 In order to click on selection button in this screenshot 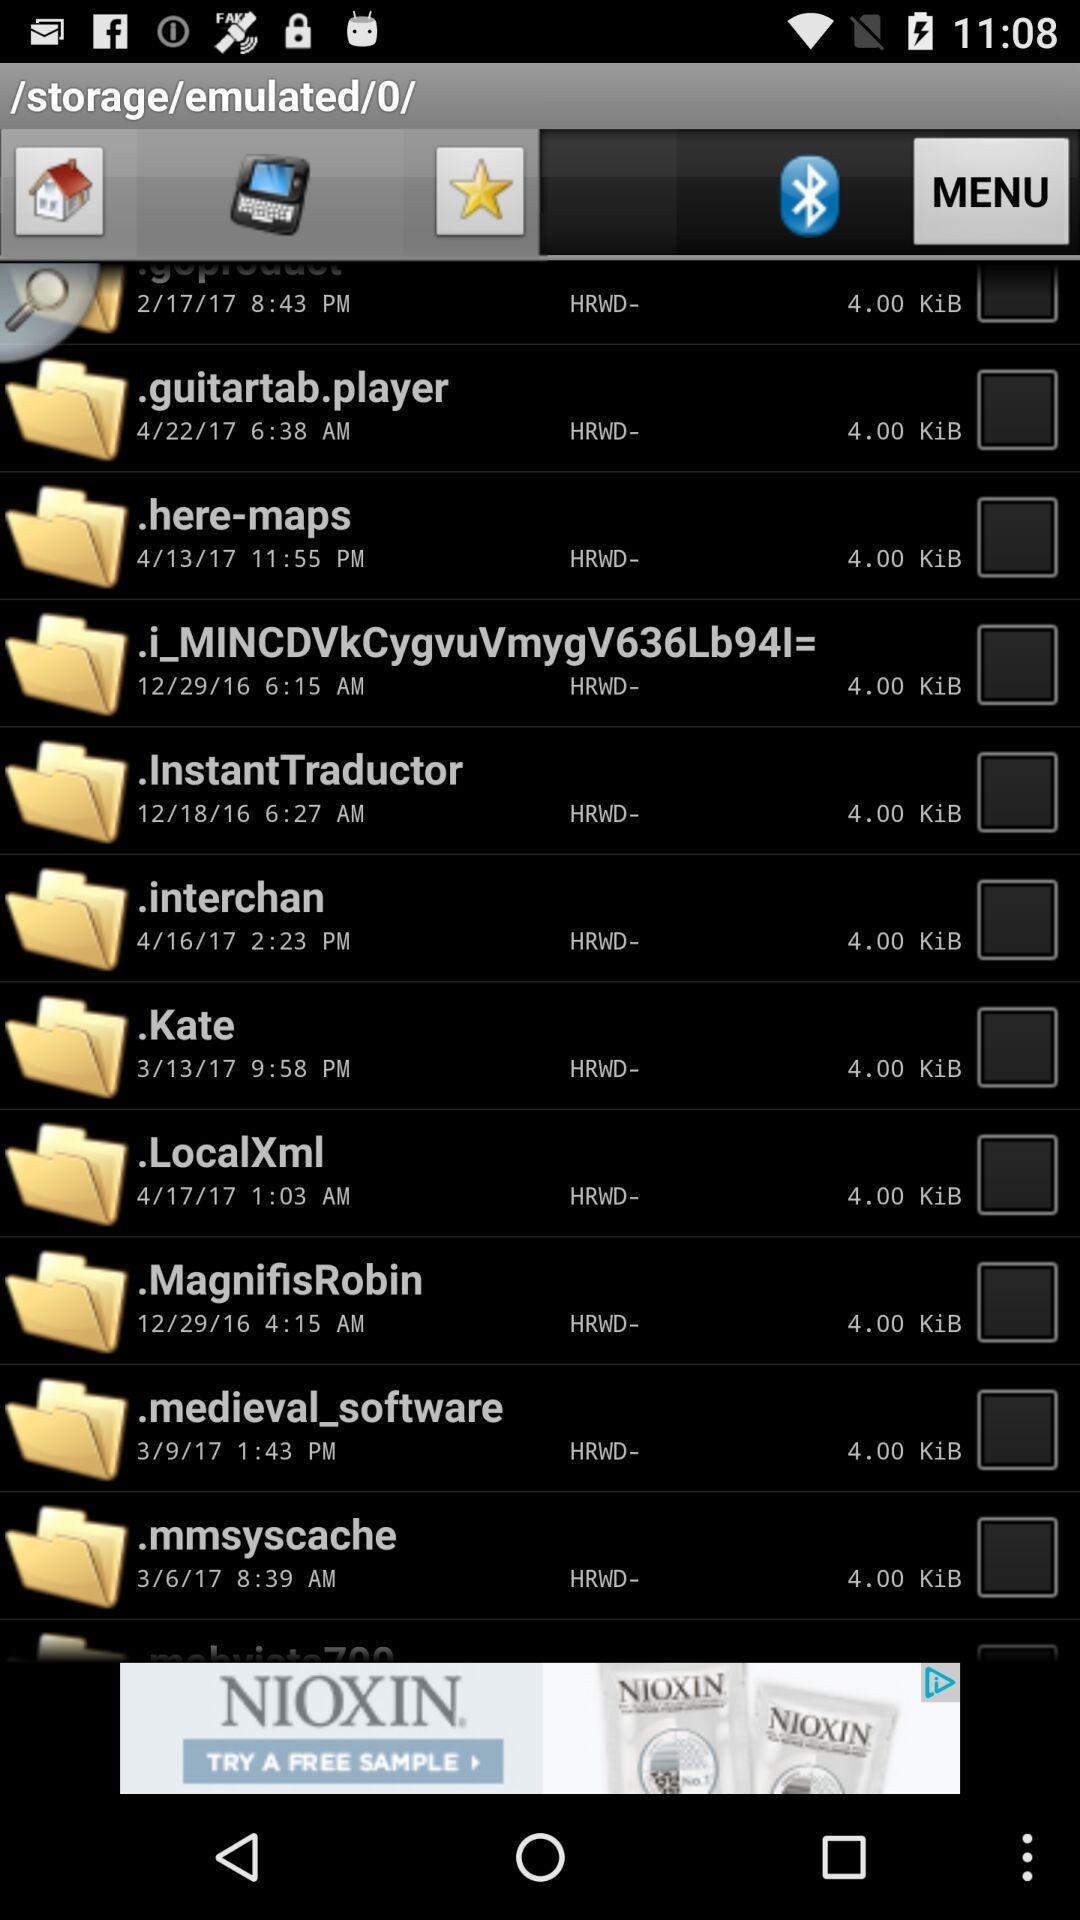, I will do `click(1023, 1554)`.